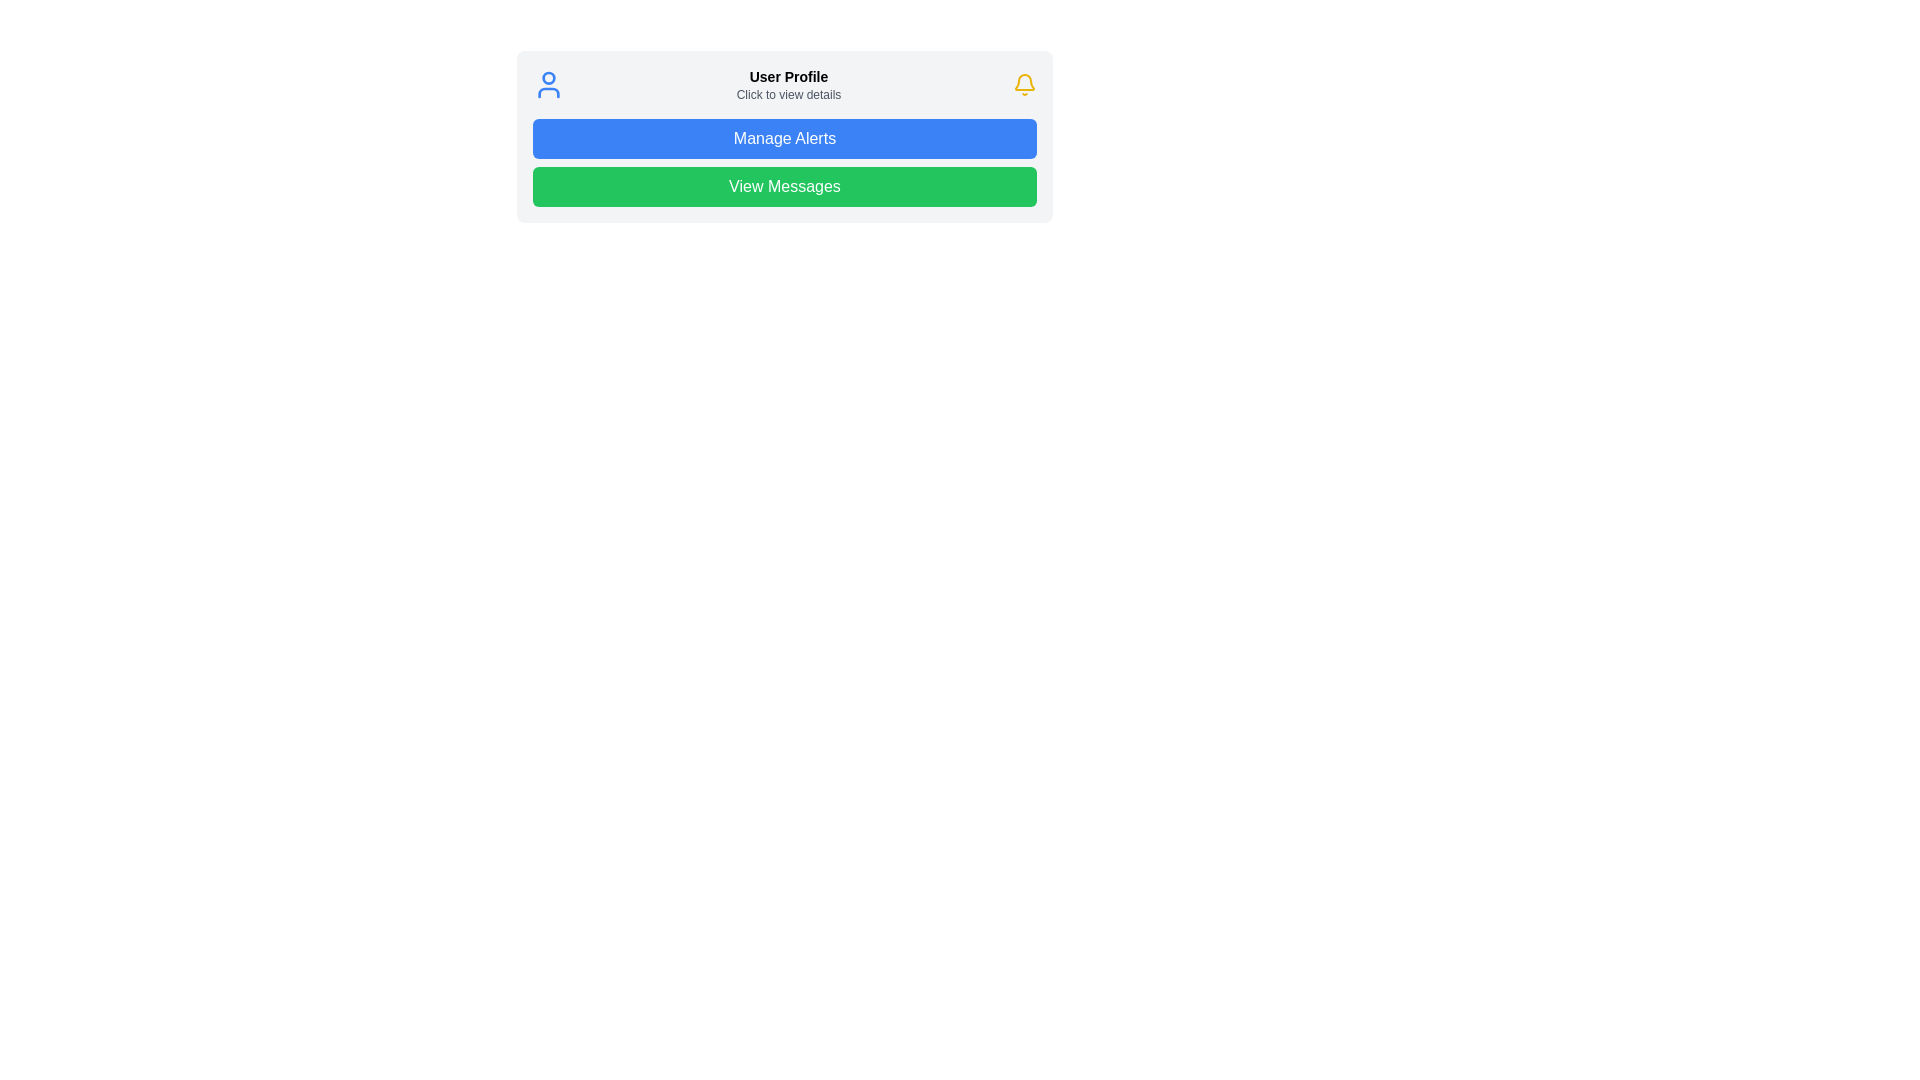  Describe the element at coordinates (784, 186) in the screenshot. I see `the button designed to allow the user` at that location.